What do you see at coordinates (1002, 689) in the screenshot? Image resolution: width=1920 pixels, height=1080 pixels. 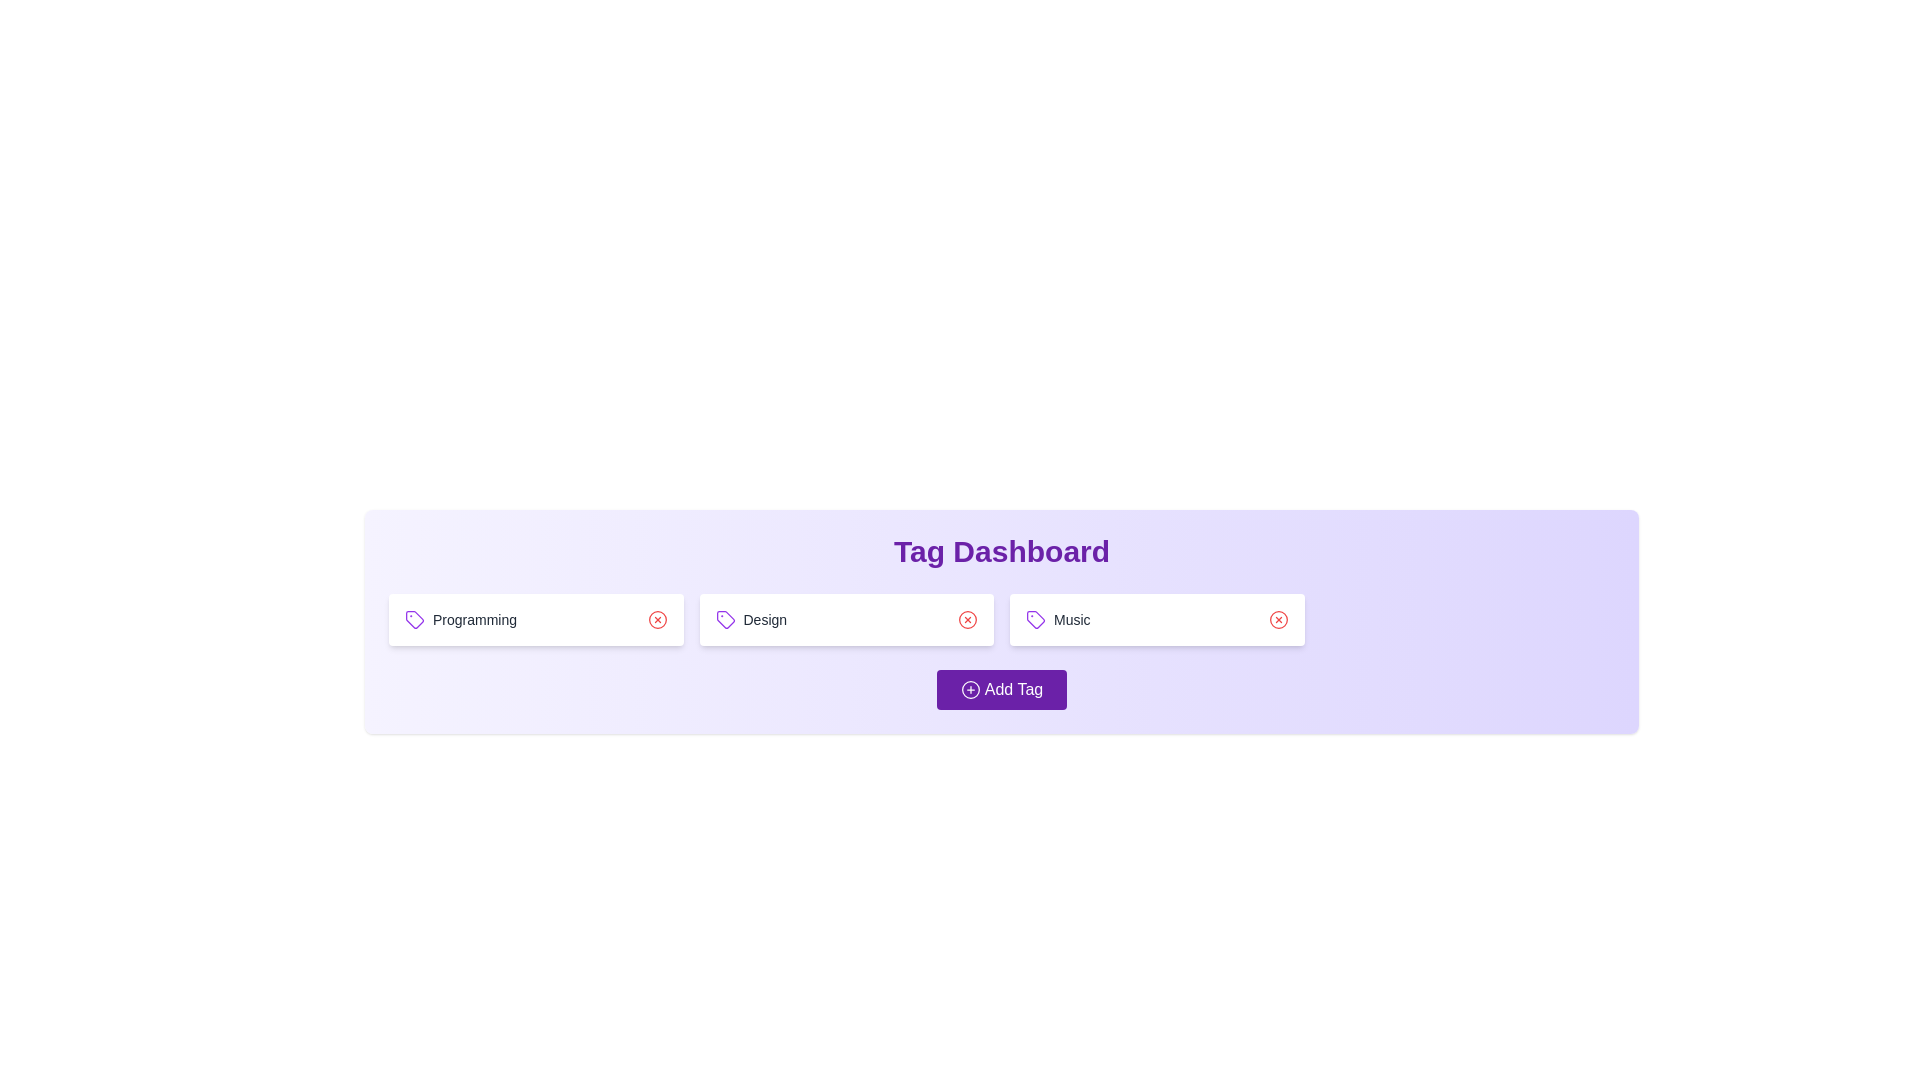 I see `the button located at the bottom-center of the 'Tag Dashboard' section` at bounding box center [1002, 689].